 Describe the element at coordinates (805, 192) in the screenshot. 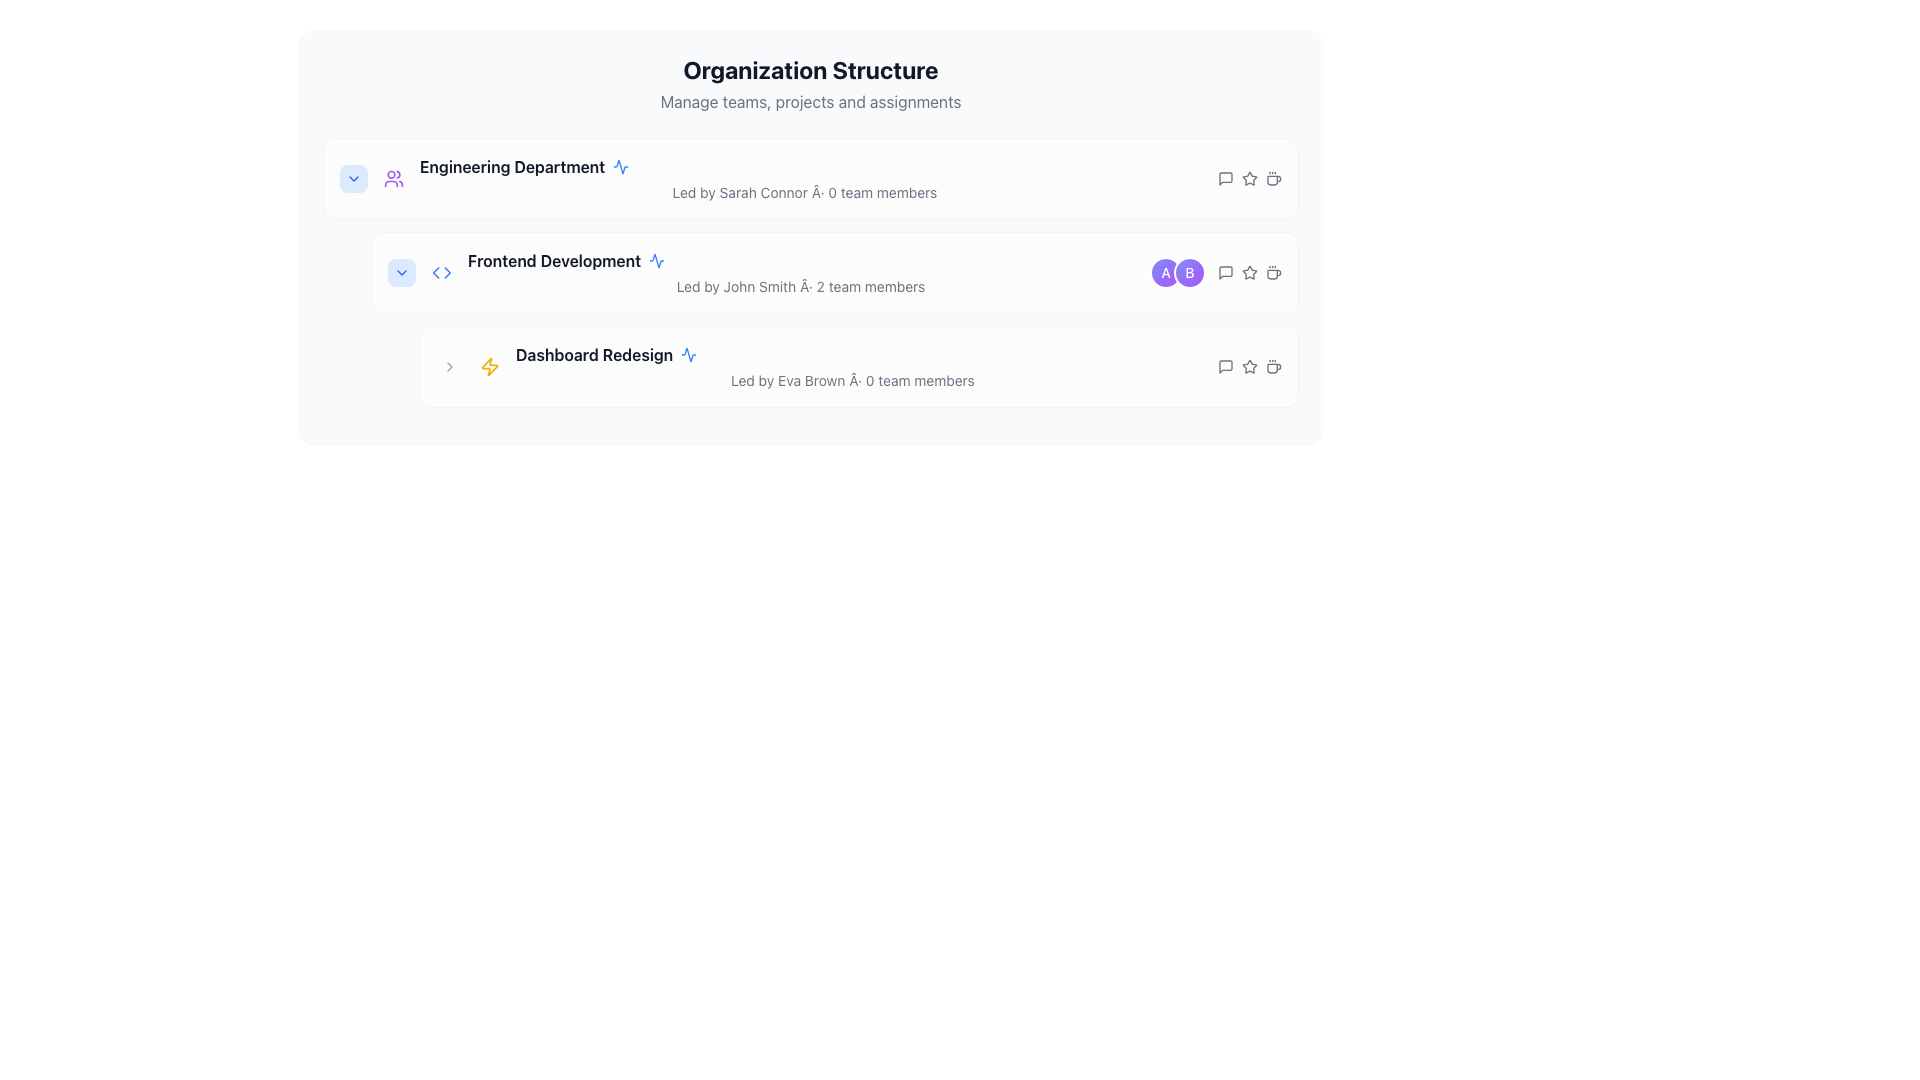

I see `the text label that reads 'Led by Sarah Connor · 0 team members', which is styled in small gray font and positioned beneath the 'Engineering Department' title` at that location.